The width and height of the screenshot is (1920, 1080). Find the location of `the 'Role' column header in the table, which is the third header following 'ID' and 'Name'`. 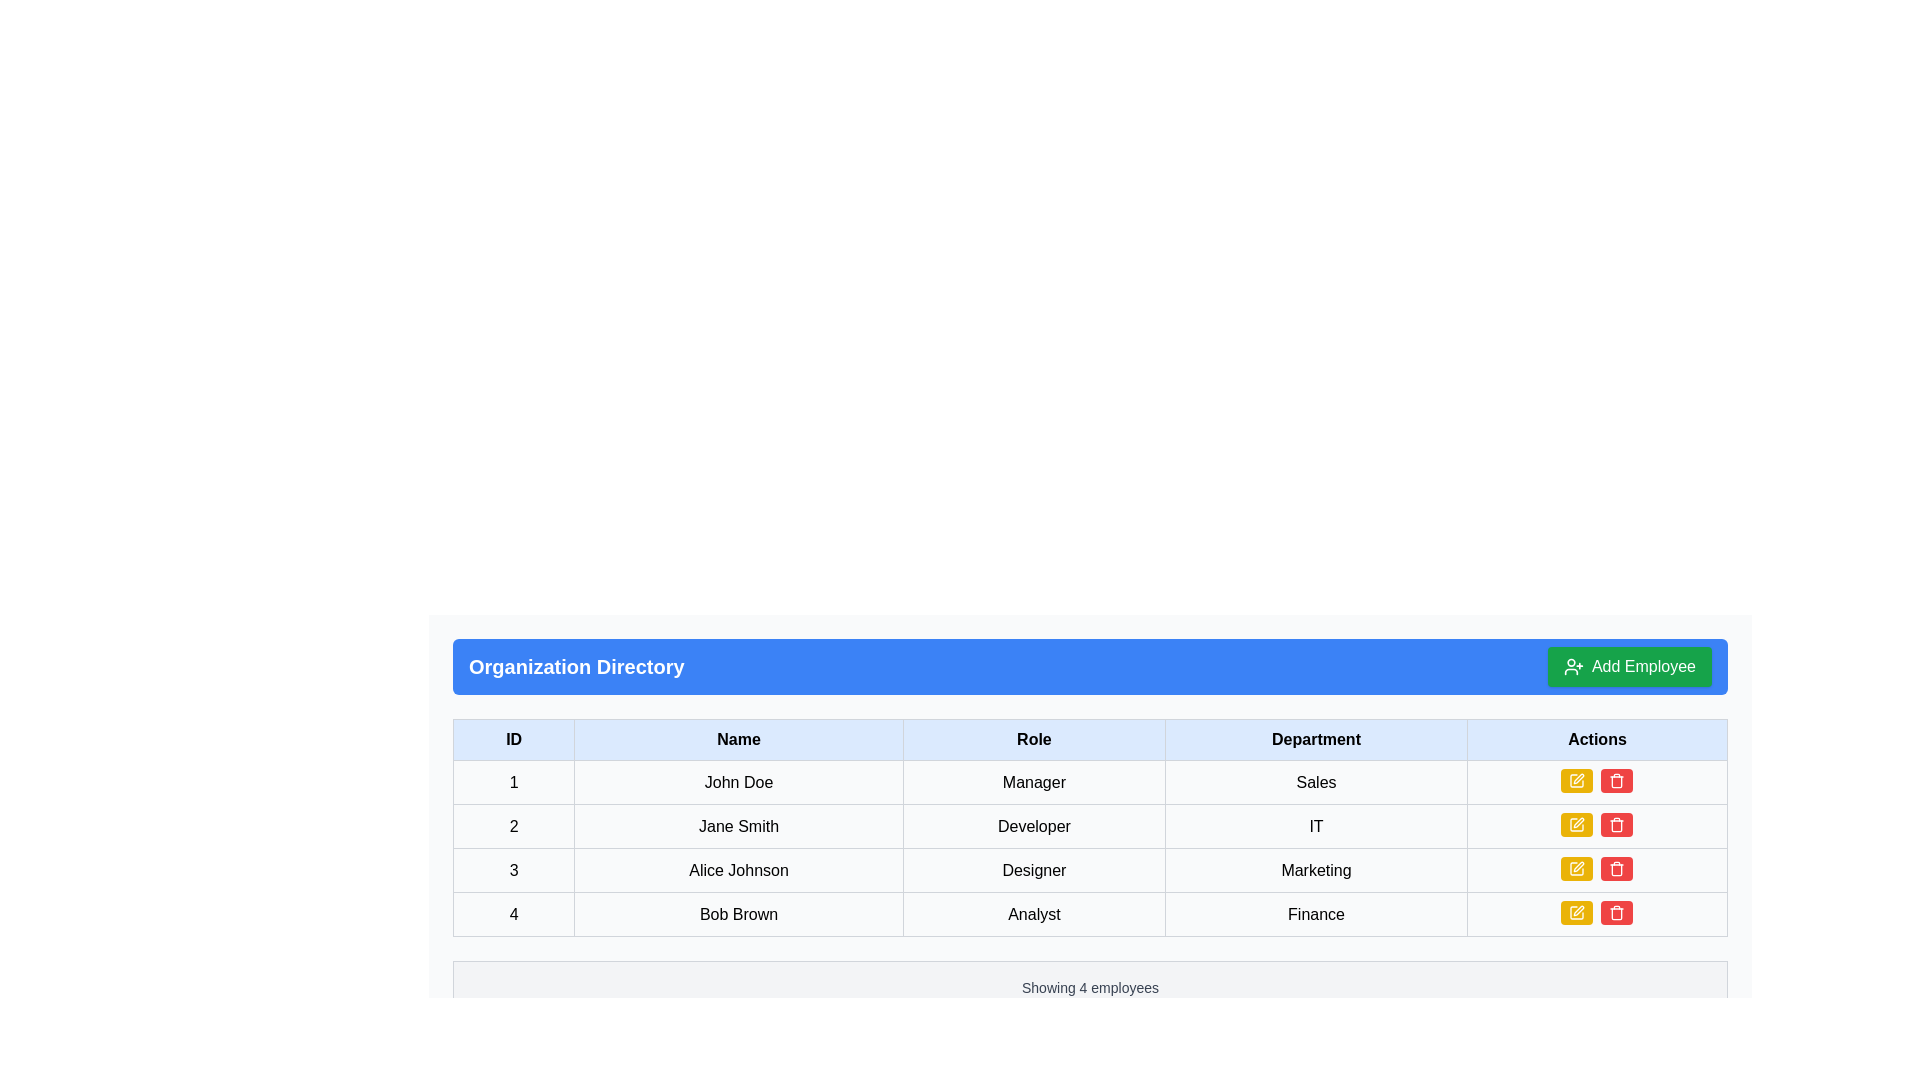

the 'Role' column header in the table, which is the third header following 'ID' and 'Name' is located at coordinates (1034, 740).